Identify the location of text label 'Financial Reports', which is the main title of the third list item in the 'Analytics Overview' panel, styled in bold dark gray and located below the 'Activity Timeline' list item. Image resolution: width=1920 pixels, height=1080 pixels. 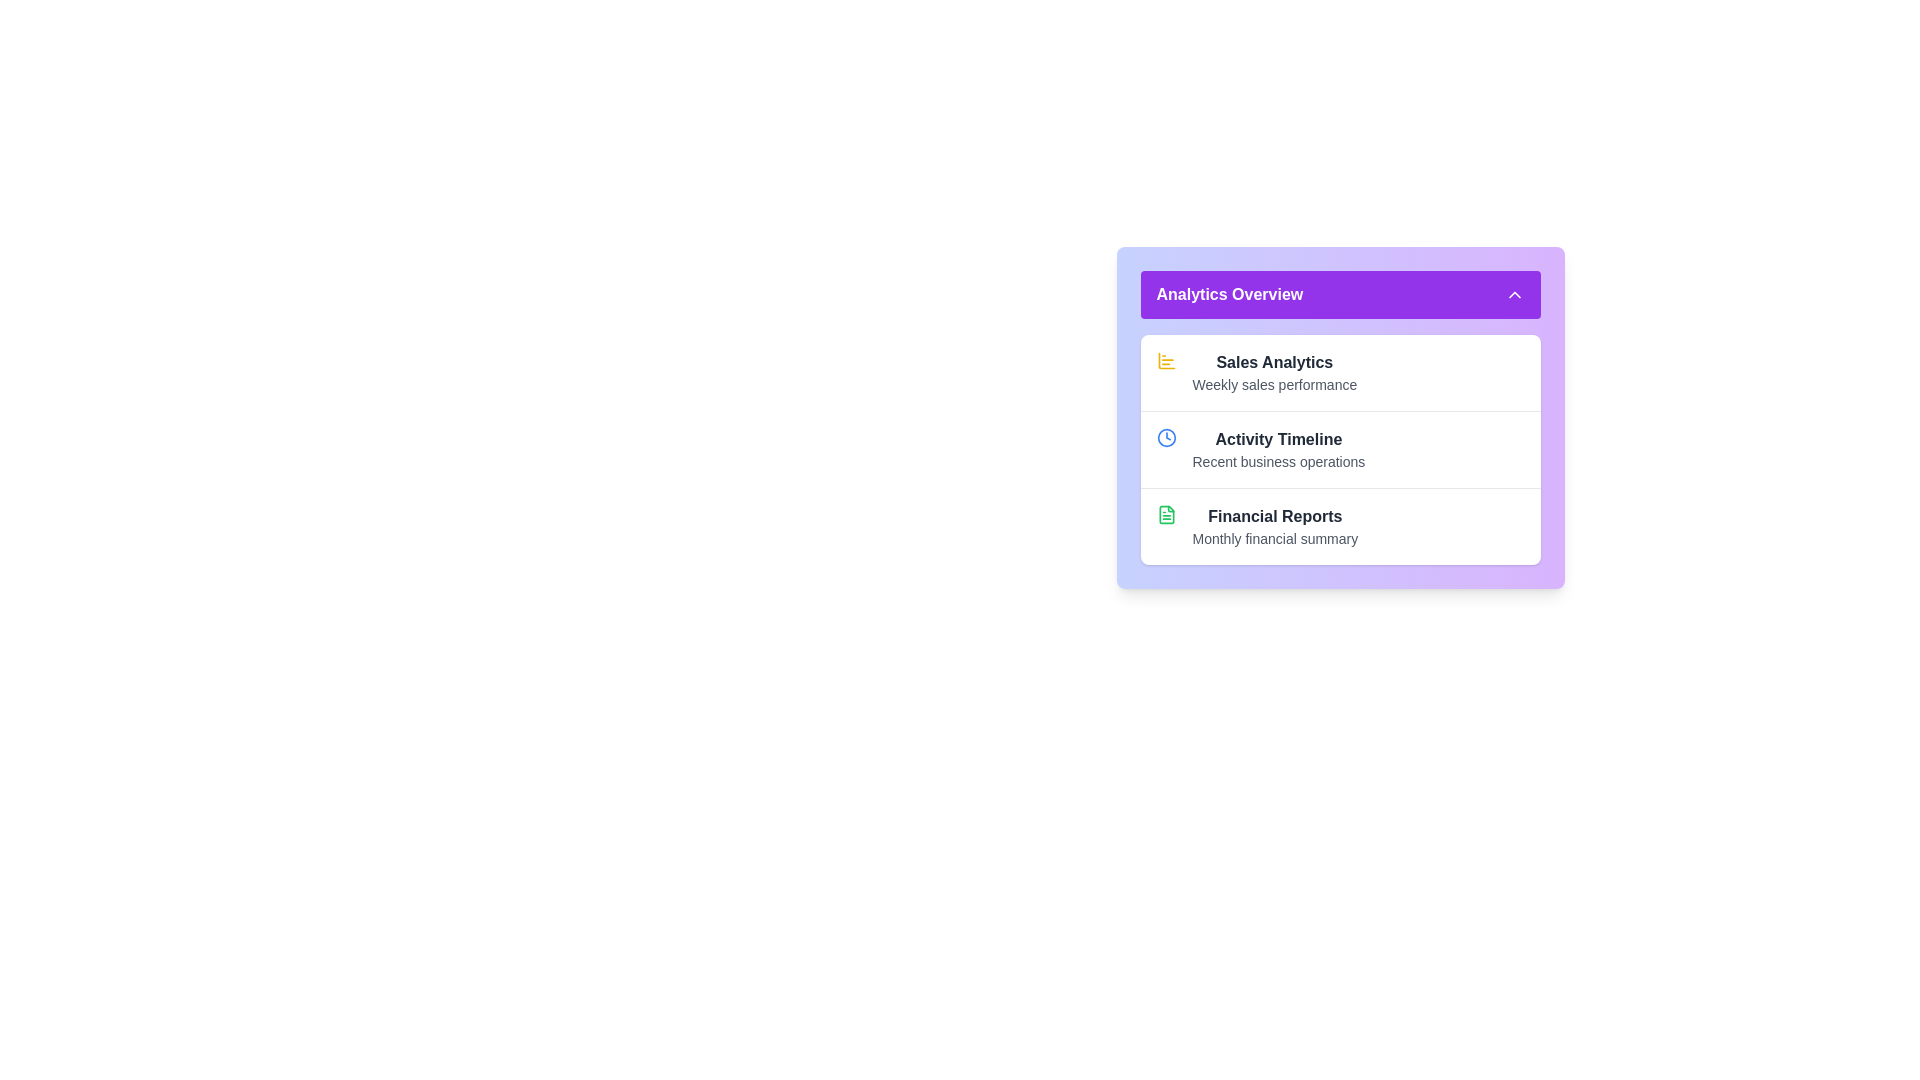
(1274, 515).